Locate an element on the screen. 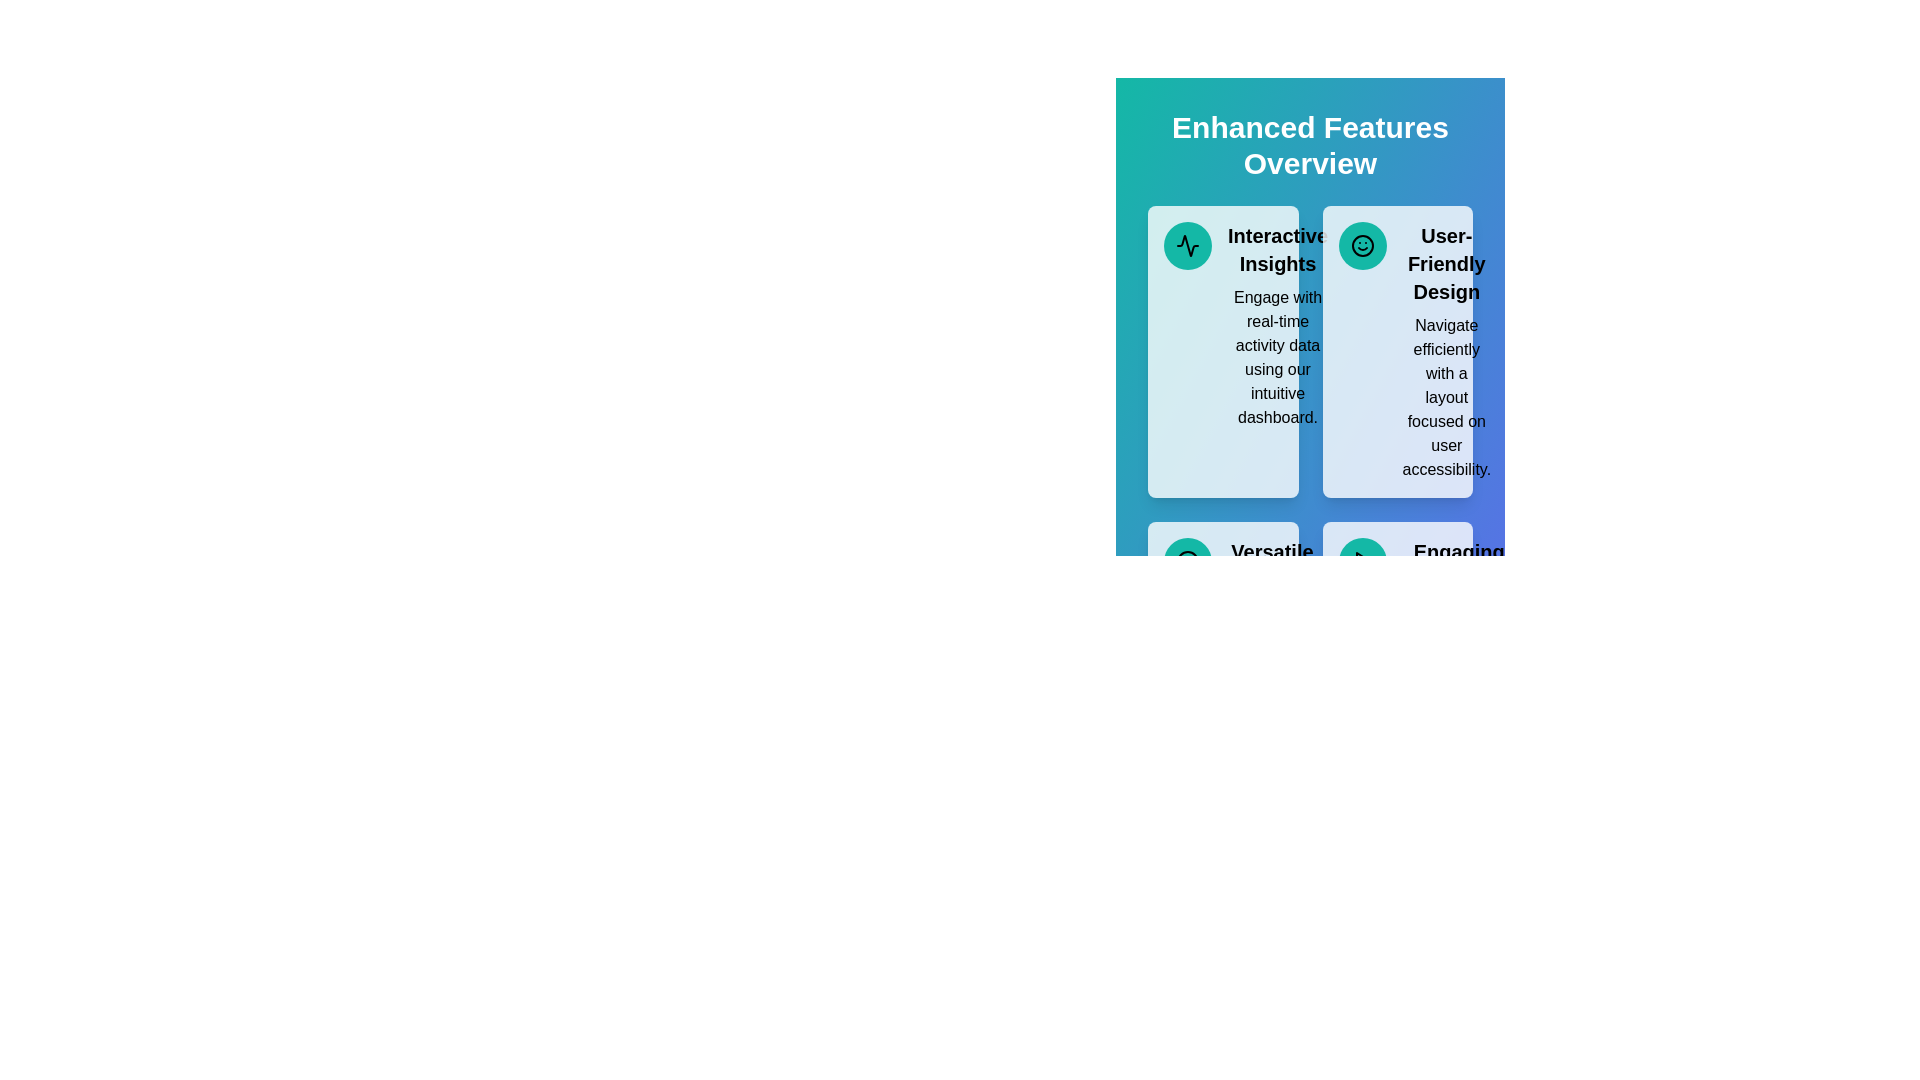  the circular boundary of the smiling face icon located in the User-Friendly Design section under the Enhanced Features Overview title is located at coordinates (1361, 245).